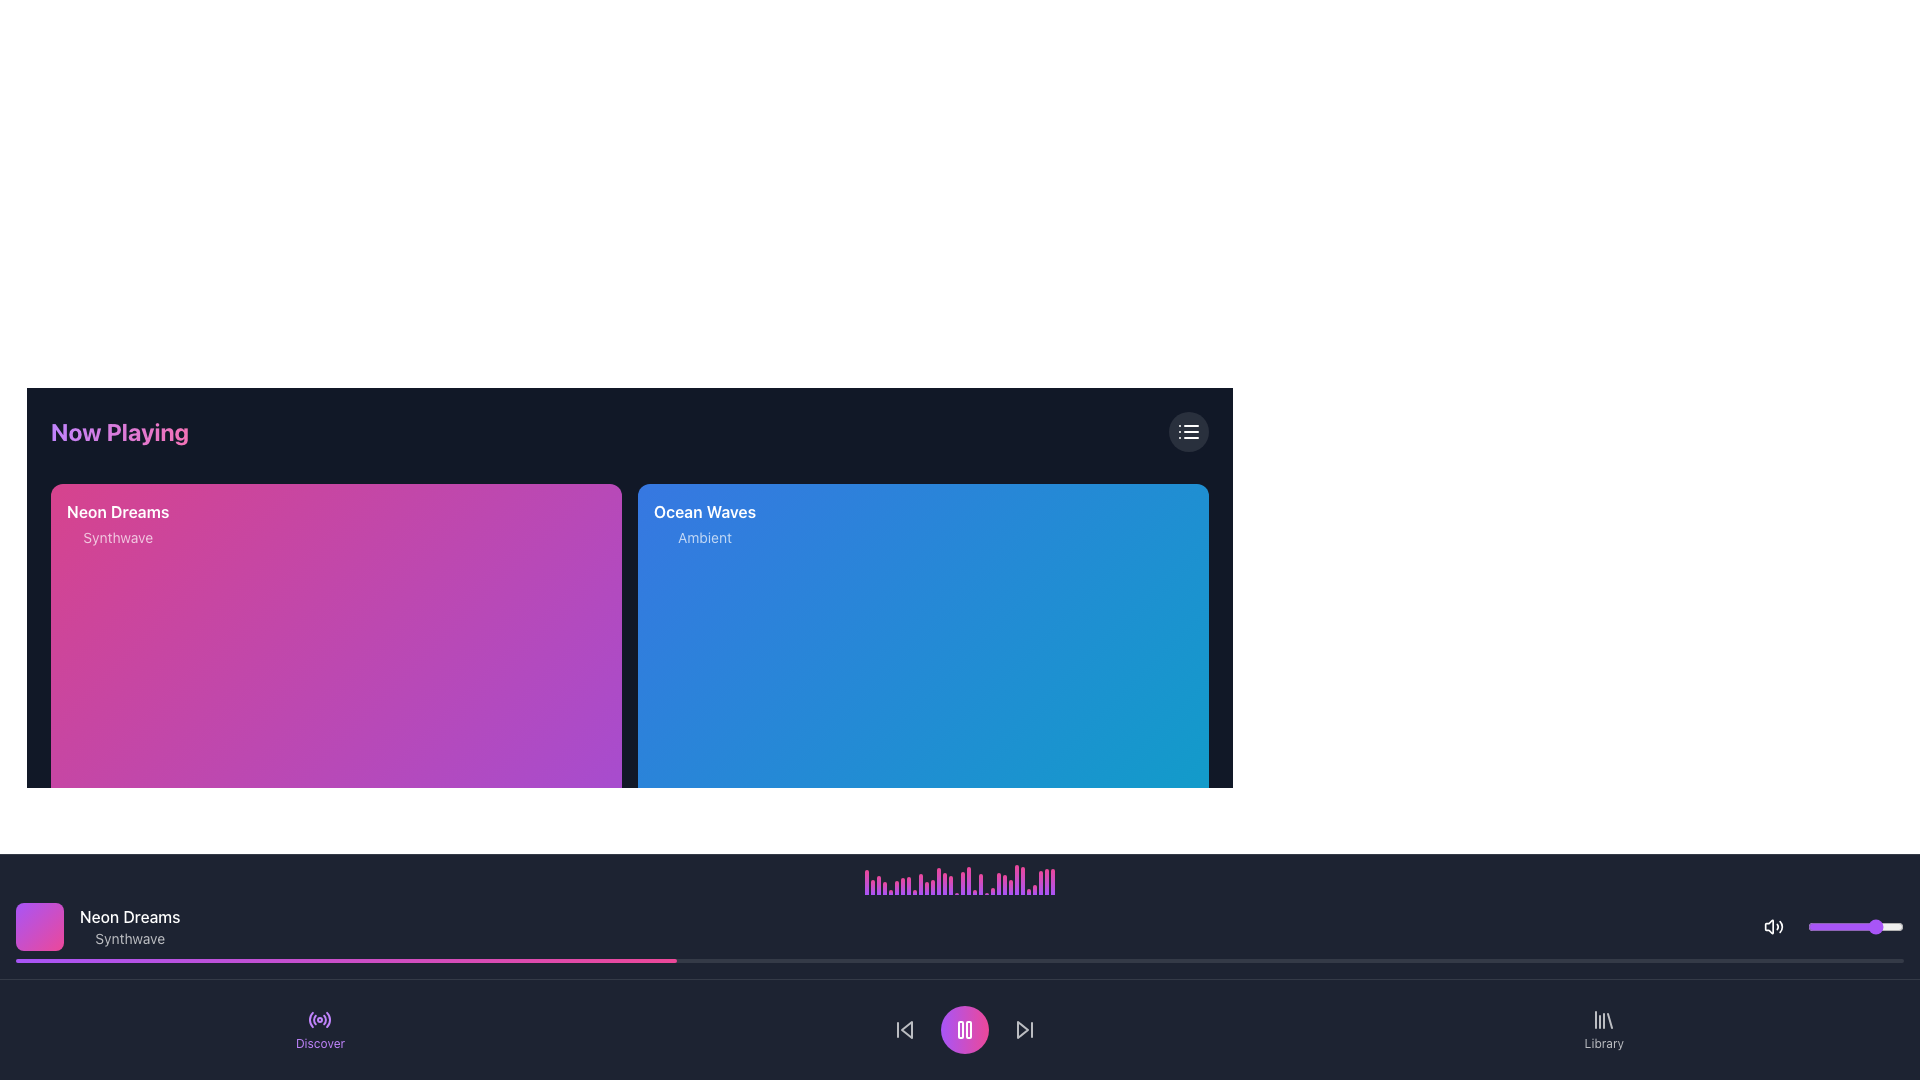 The height and width of the screenshot is (1080, 1920). Describe the element at coordinates (998, 889) in the screenshot. I see `the 24th vertical gradient Visualization bar, which transitions from purple to pink and has a rounded top, located above the media control section` at that location.